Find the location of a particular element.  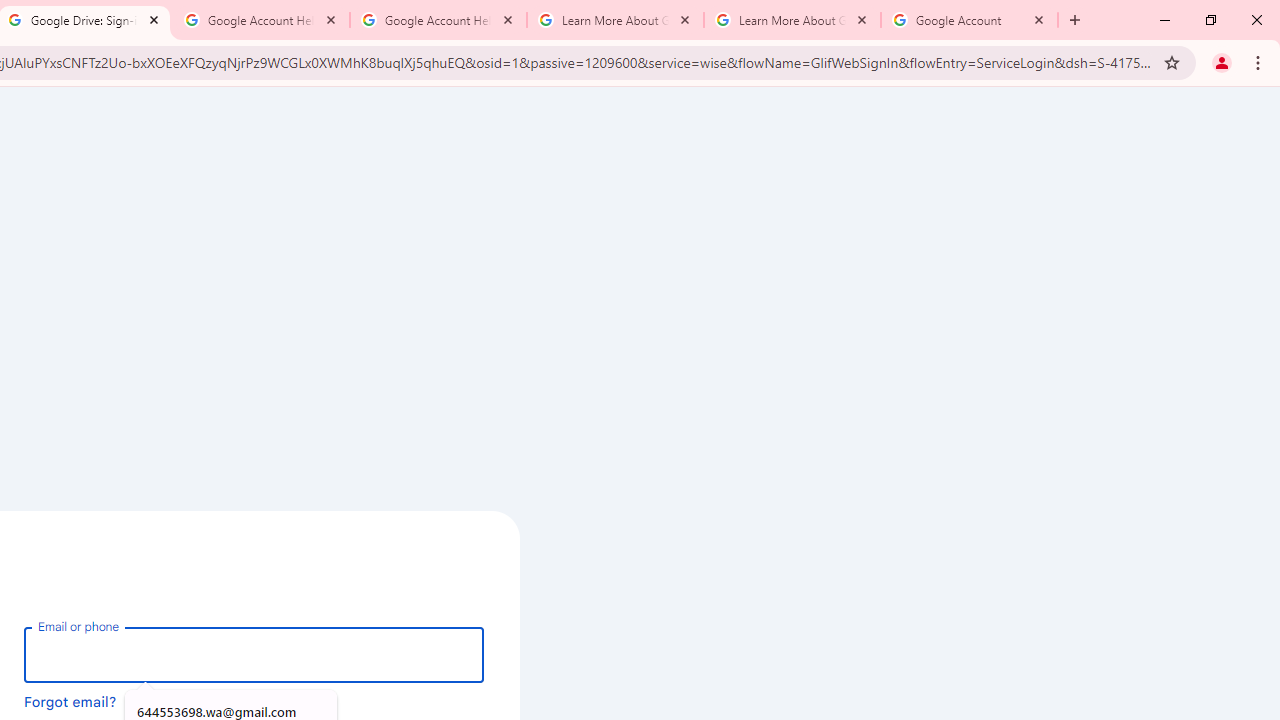

'Google Account Help' is located at coordinates (437, 20).